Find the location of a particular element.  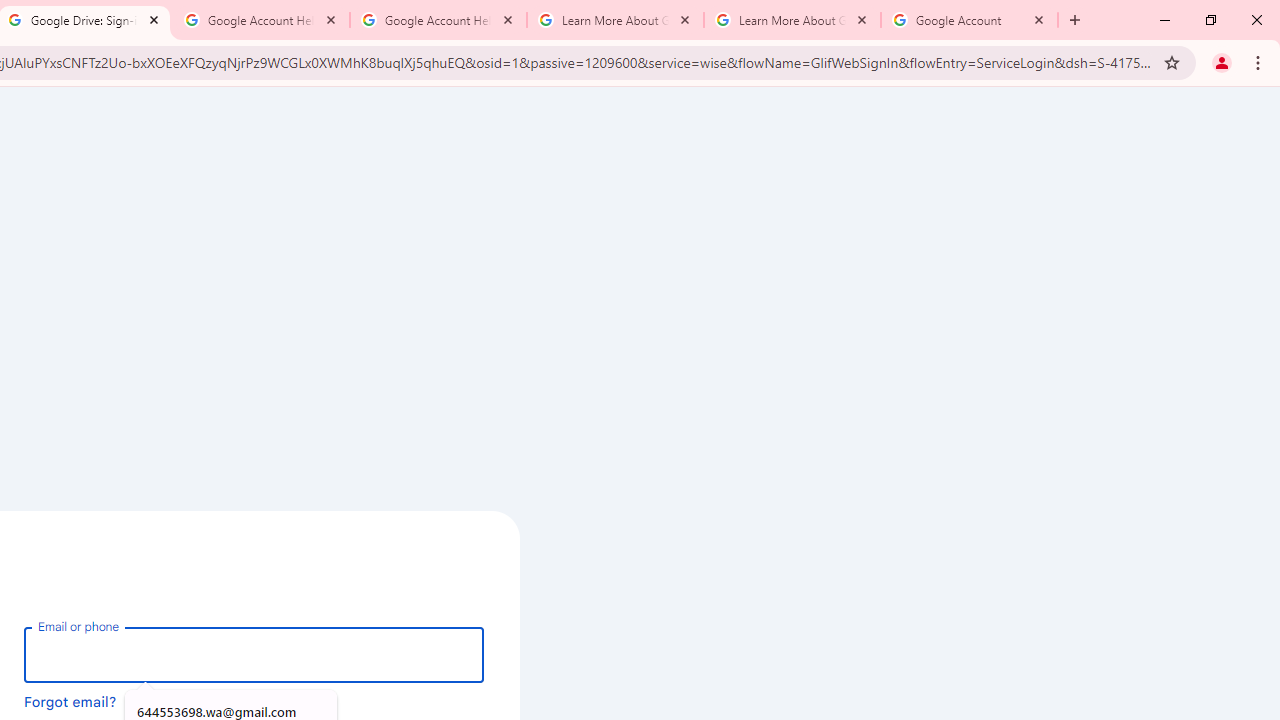

'Google Account Help' is located at coordinates (437, 20).